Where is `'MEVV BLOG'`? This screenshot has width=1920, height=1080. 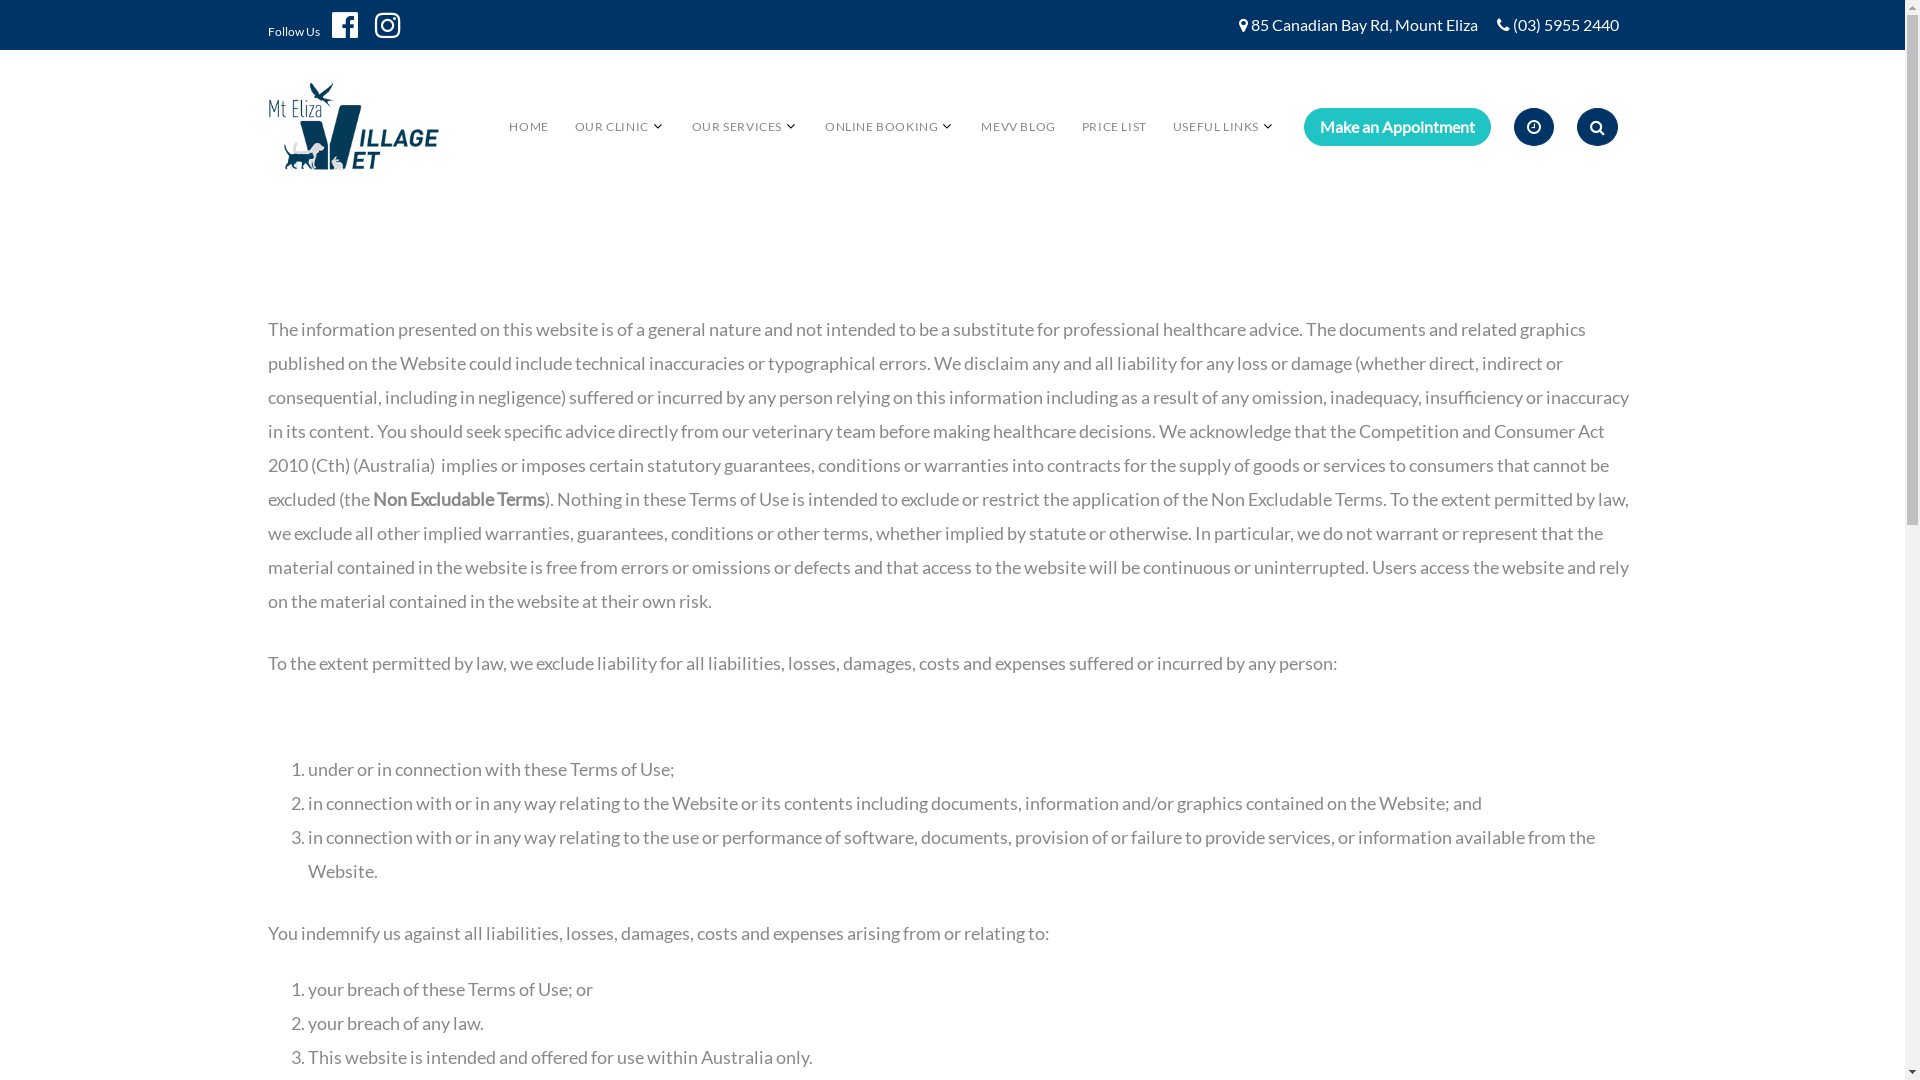 'MEVV BLOG' is located at coordinates (1017, 126).